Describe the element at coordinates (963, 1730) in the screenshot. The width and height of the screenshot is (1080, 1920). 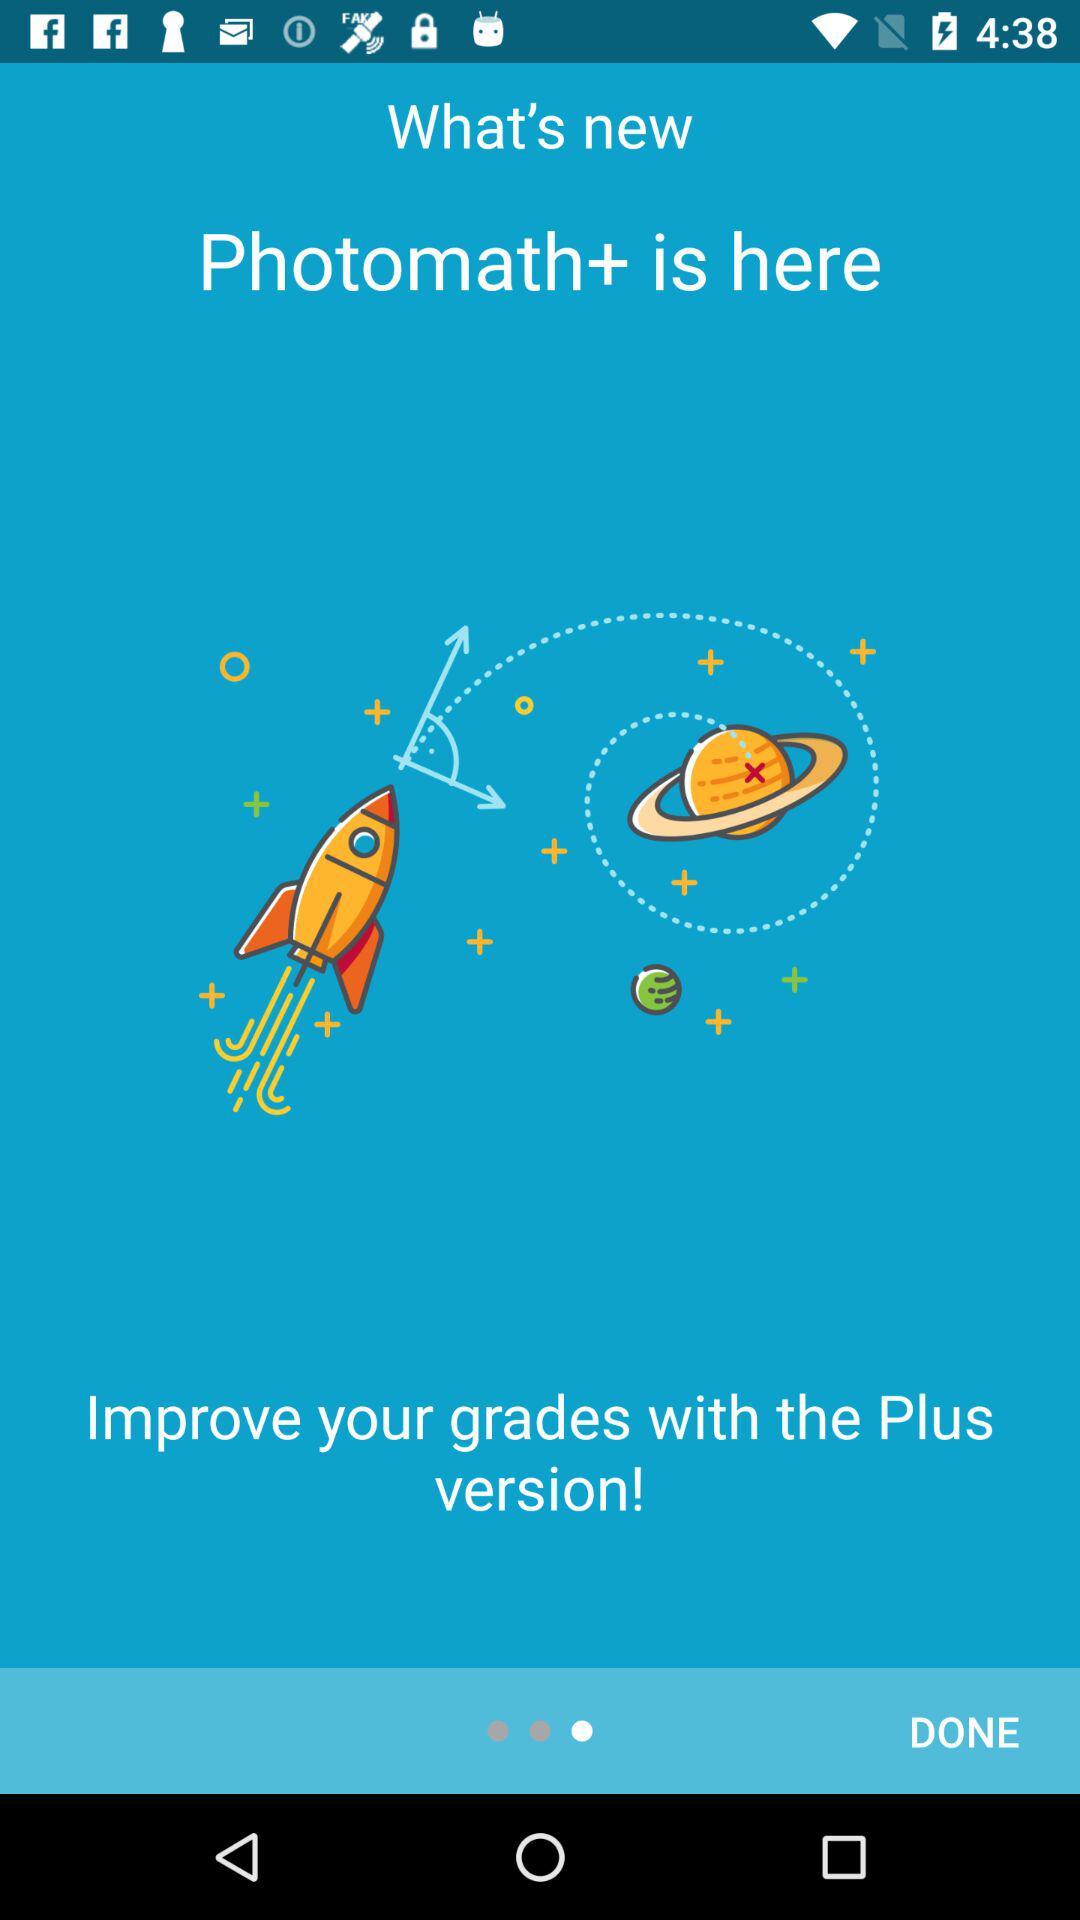
I see `item at the bottom right corner` at that location.